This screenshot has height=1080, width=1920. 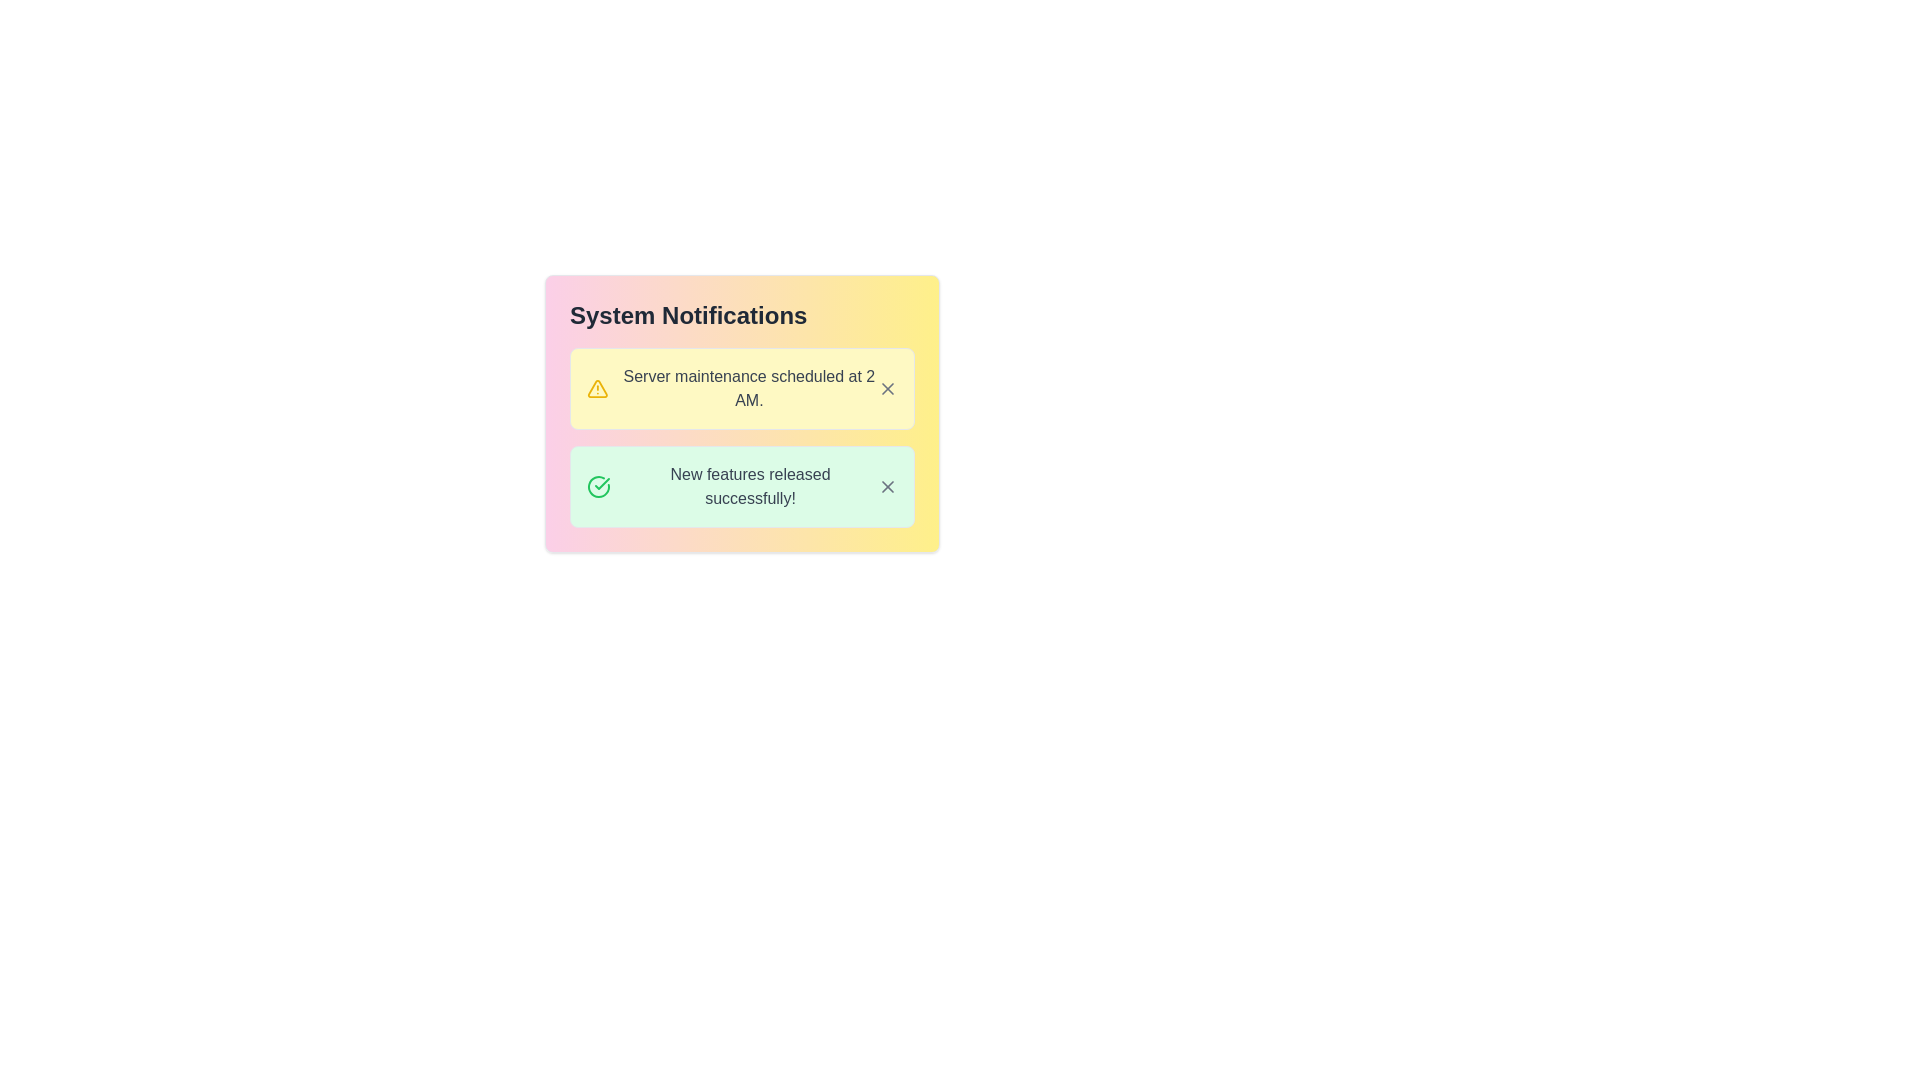 I want to click on the checkmark icon representing a successful operation, located to the left of the notification text 'New features released successfully!' in the second notification row, so click(x=601, y=483).